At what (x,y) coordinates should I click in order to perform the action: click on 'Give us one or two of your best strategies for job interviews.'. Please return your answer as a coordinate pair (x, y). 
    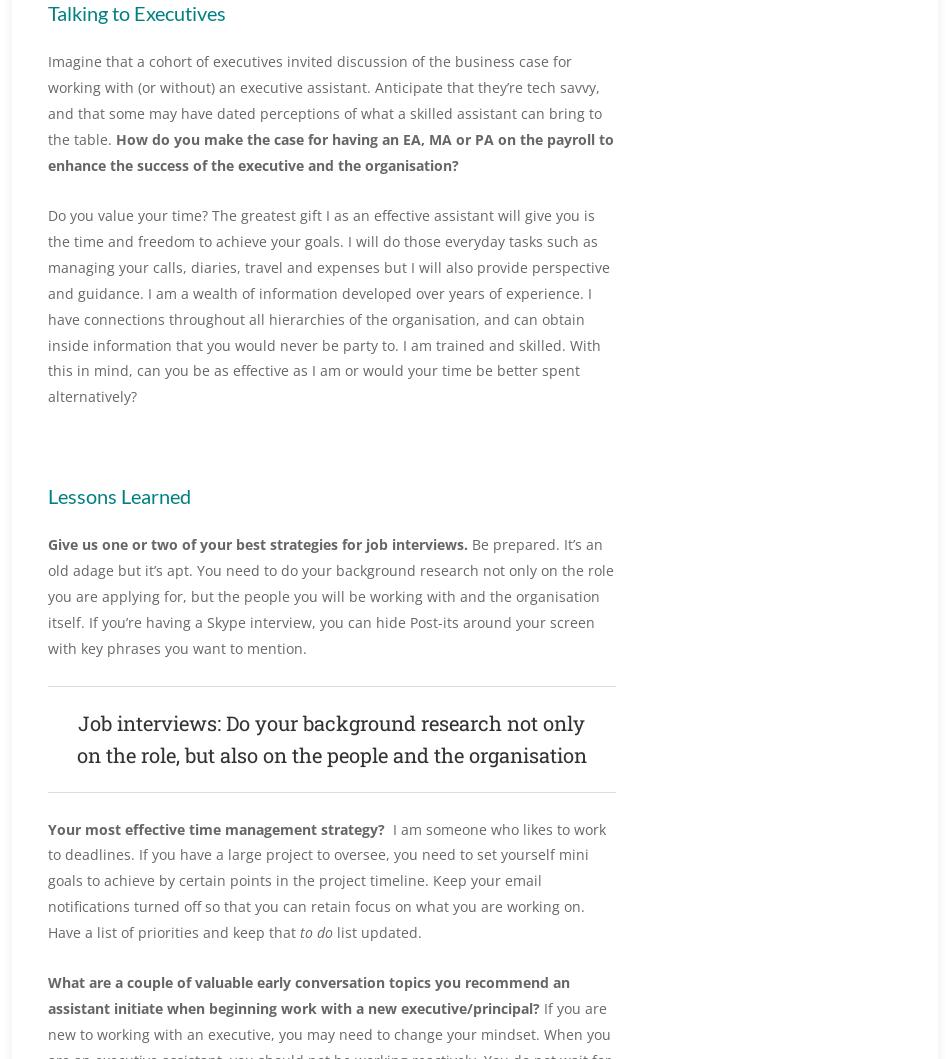
    Looking at the image, I should click on (259, 543).